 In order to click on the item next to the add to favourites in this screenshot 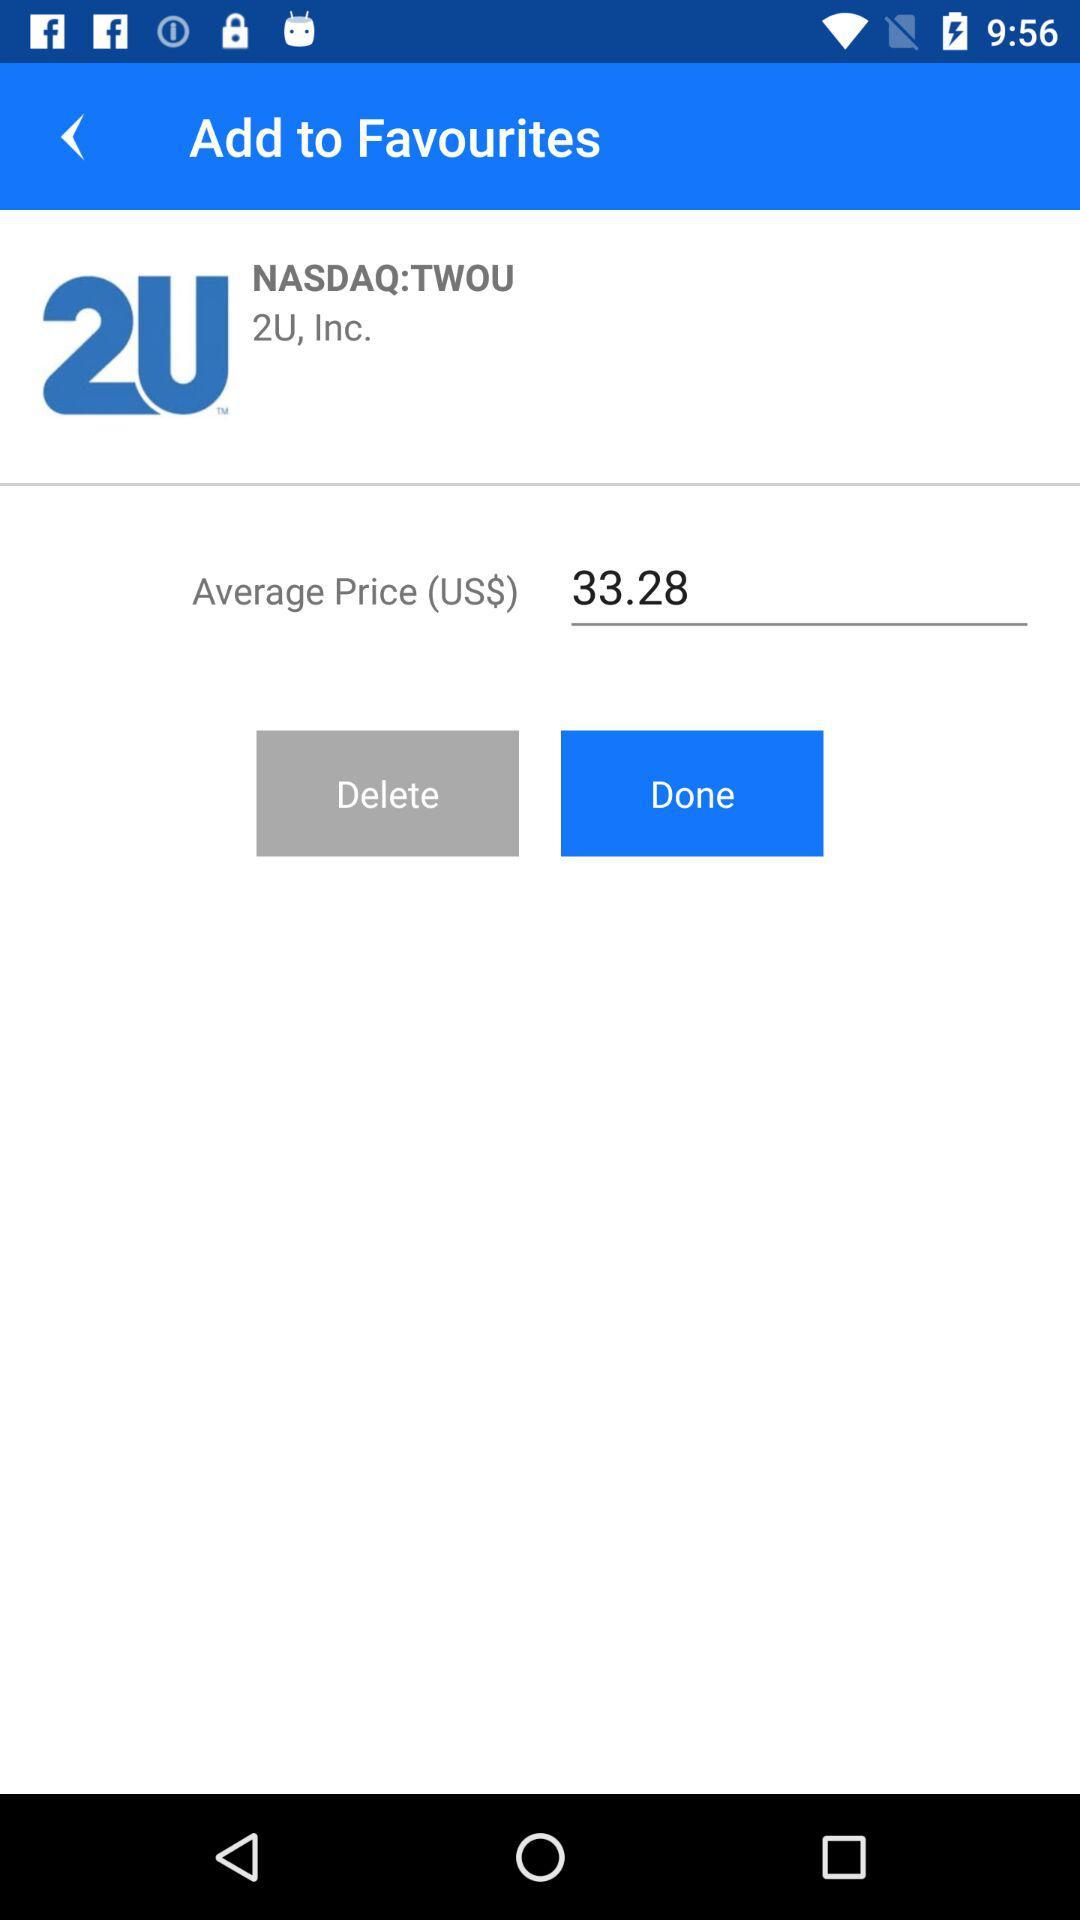, I will do `click(72, 135)`.